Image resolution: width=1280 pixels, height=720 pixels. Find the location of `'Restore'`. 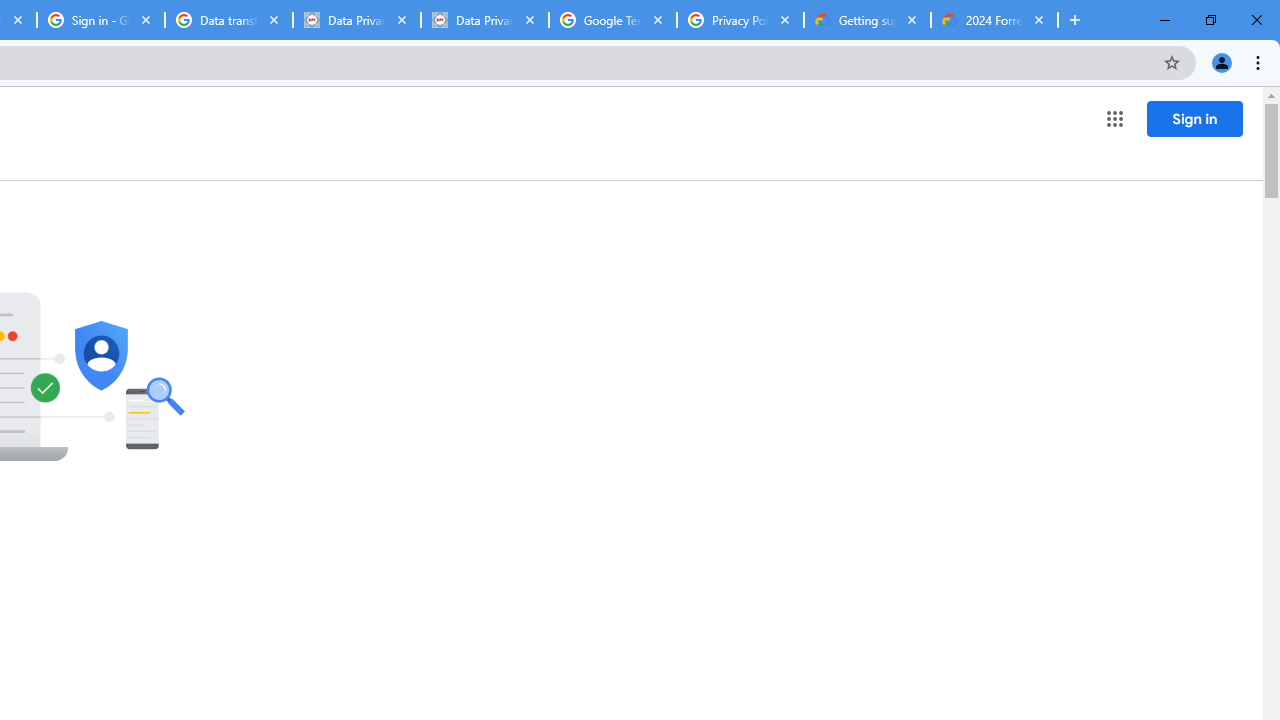

'Restore' is located at coordinates (1209, 20).